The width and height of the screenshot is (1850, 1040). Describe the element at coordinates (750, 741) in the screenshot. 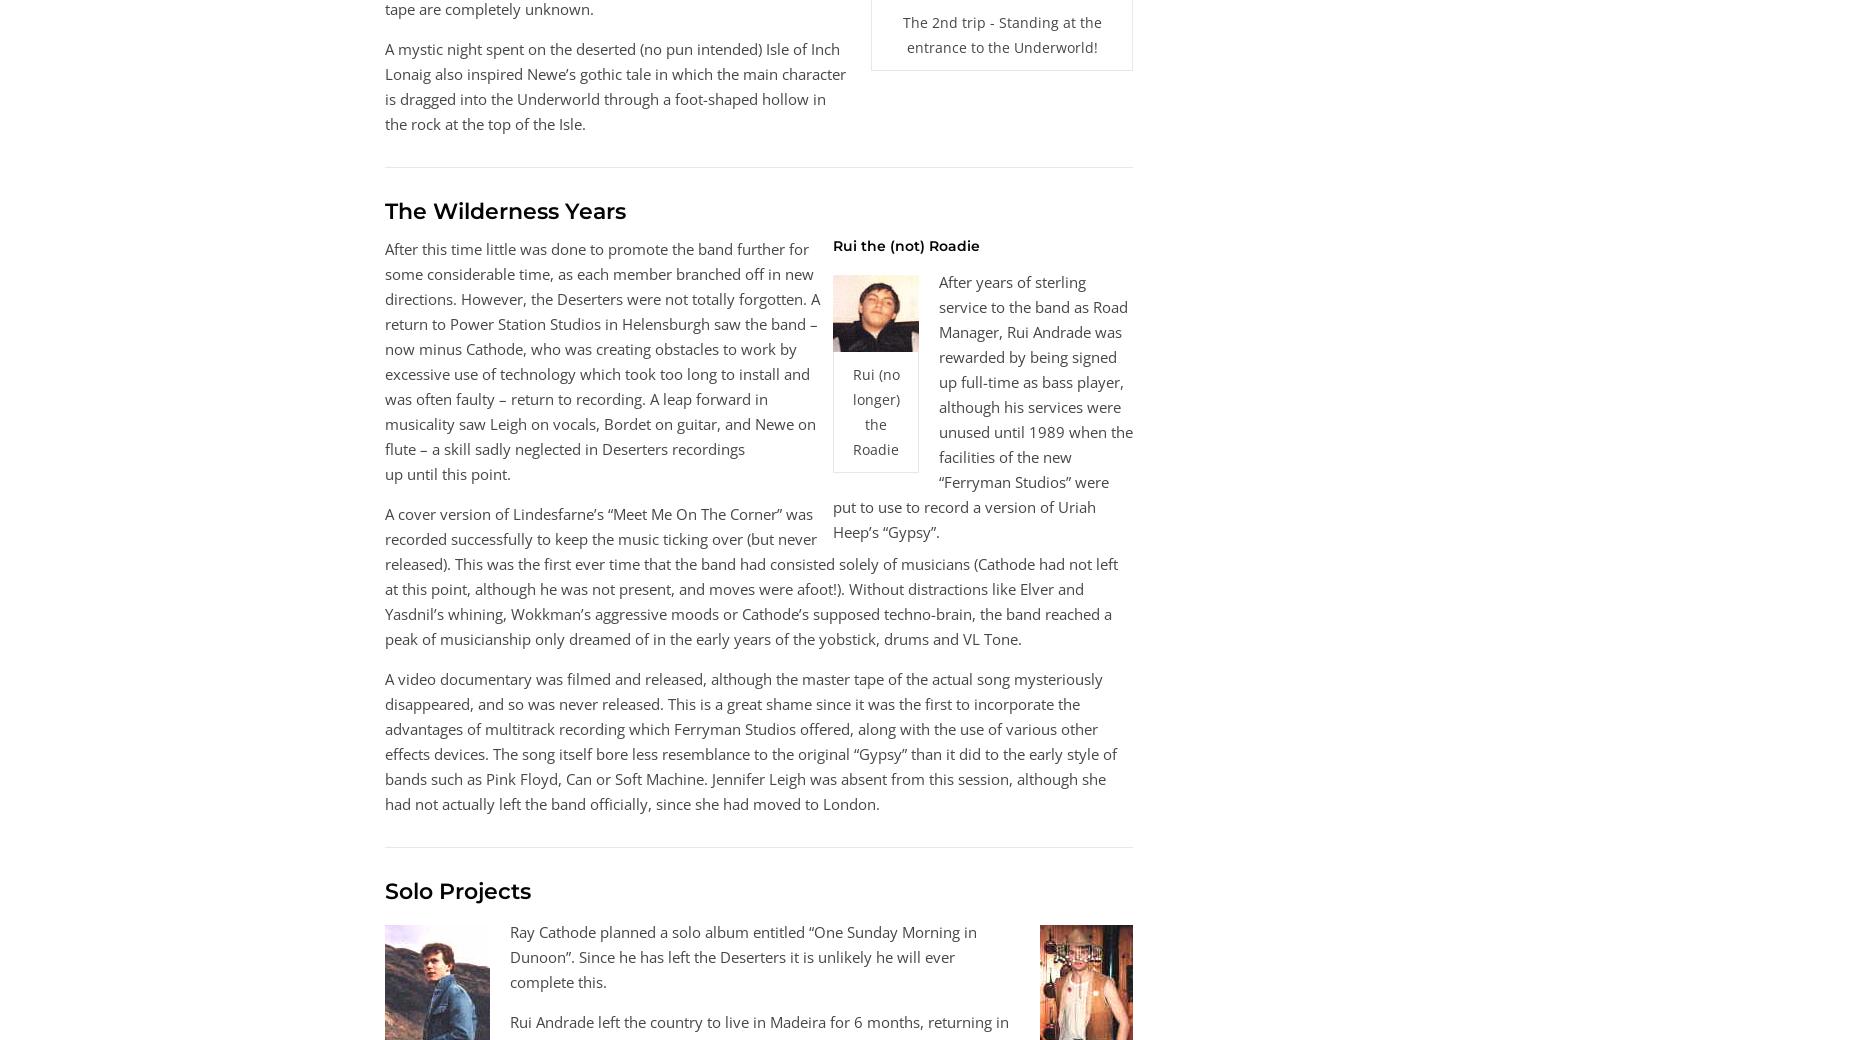

I see `'A video documentary was filmed and released, although the master tape of the actual song mysteriously disappeared, and so was never released. This is a great shame since it was the first to incorporate the advantages of multitrack recording which Ferryman Studios offered, along with the use of various other effects devices. The song itself bore less resemblance to the original “Gypsy” than it did to the early style of bands such as Pink Floyd, Can or Soft Machine. Jennifer Leigh was absent from this session, although she had not actually left the band officially, since she had moved to London.'` at that location.